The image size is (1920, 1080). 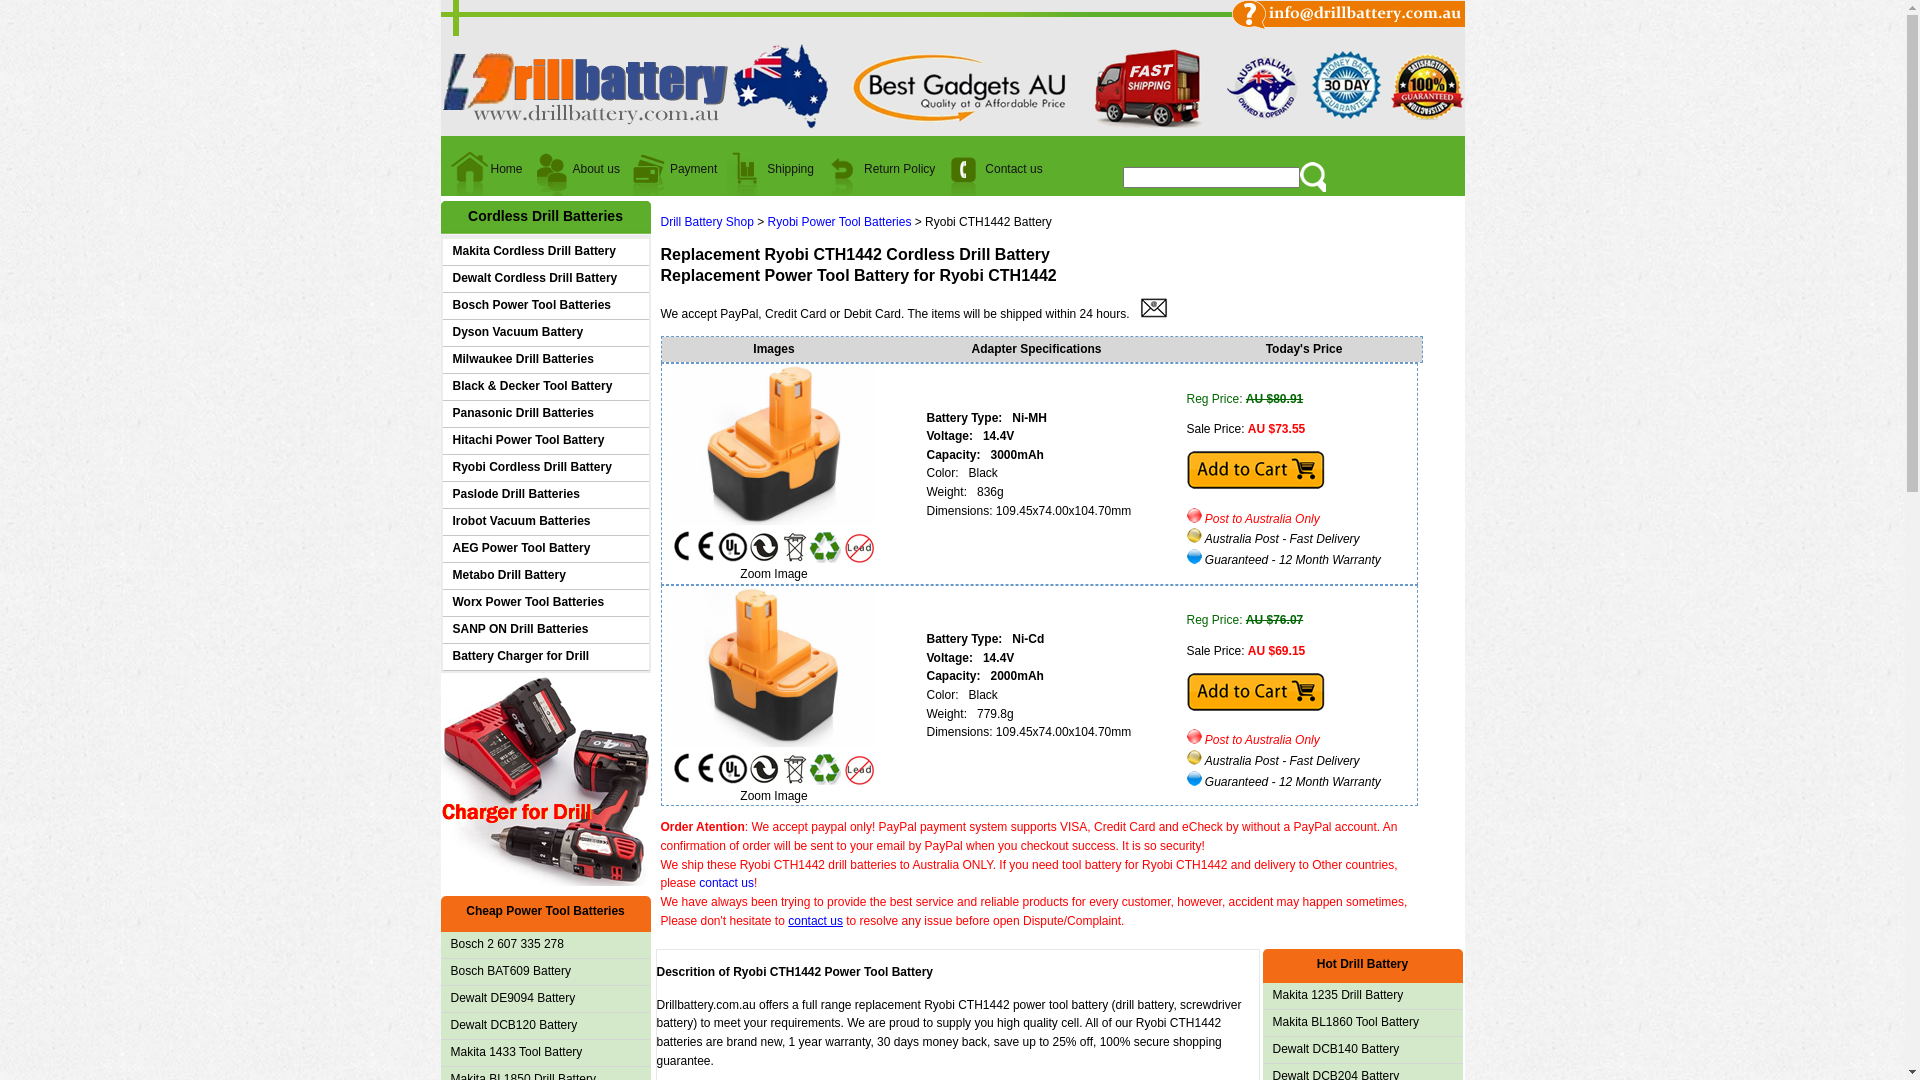 What do you see at coordinates (545, 1052) in the screenshot?
I see `'Makita 1433 Tool Battery'` at bounding box center [545, 1052].